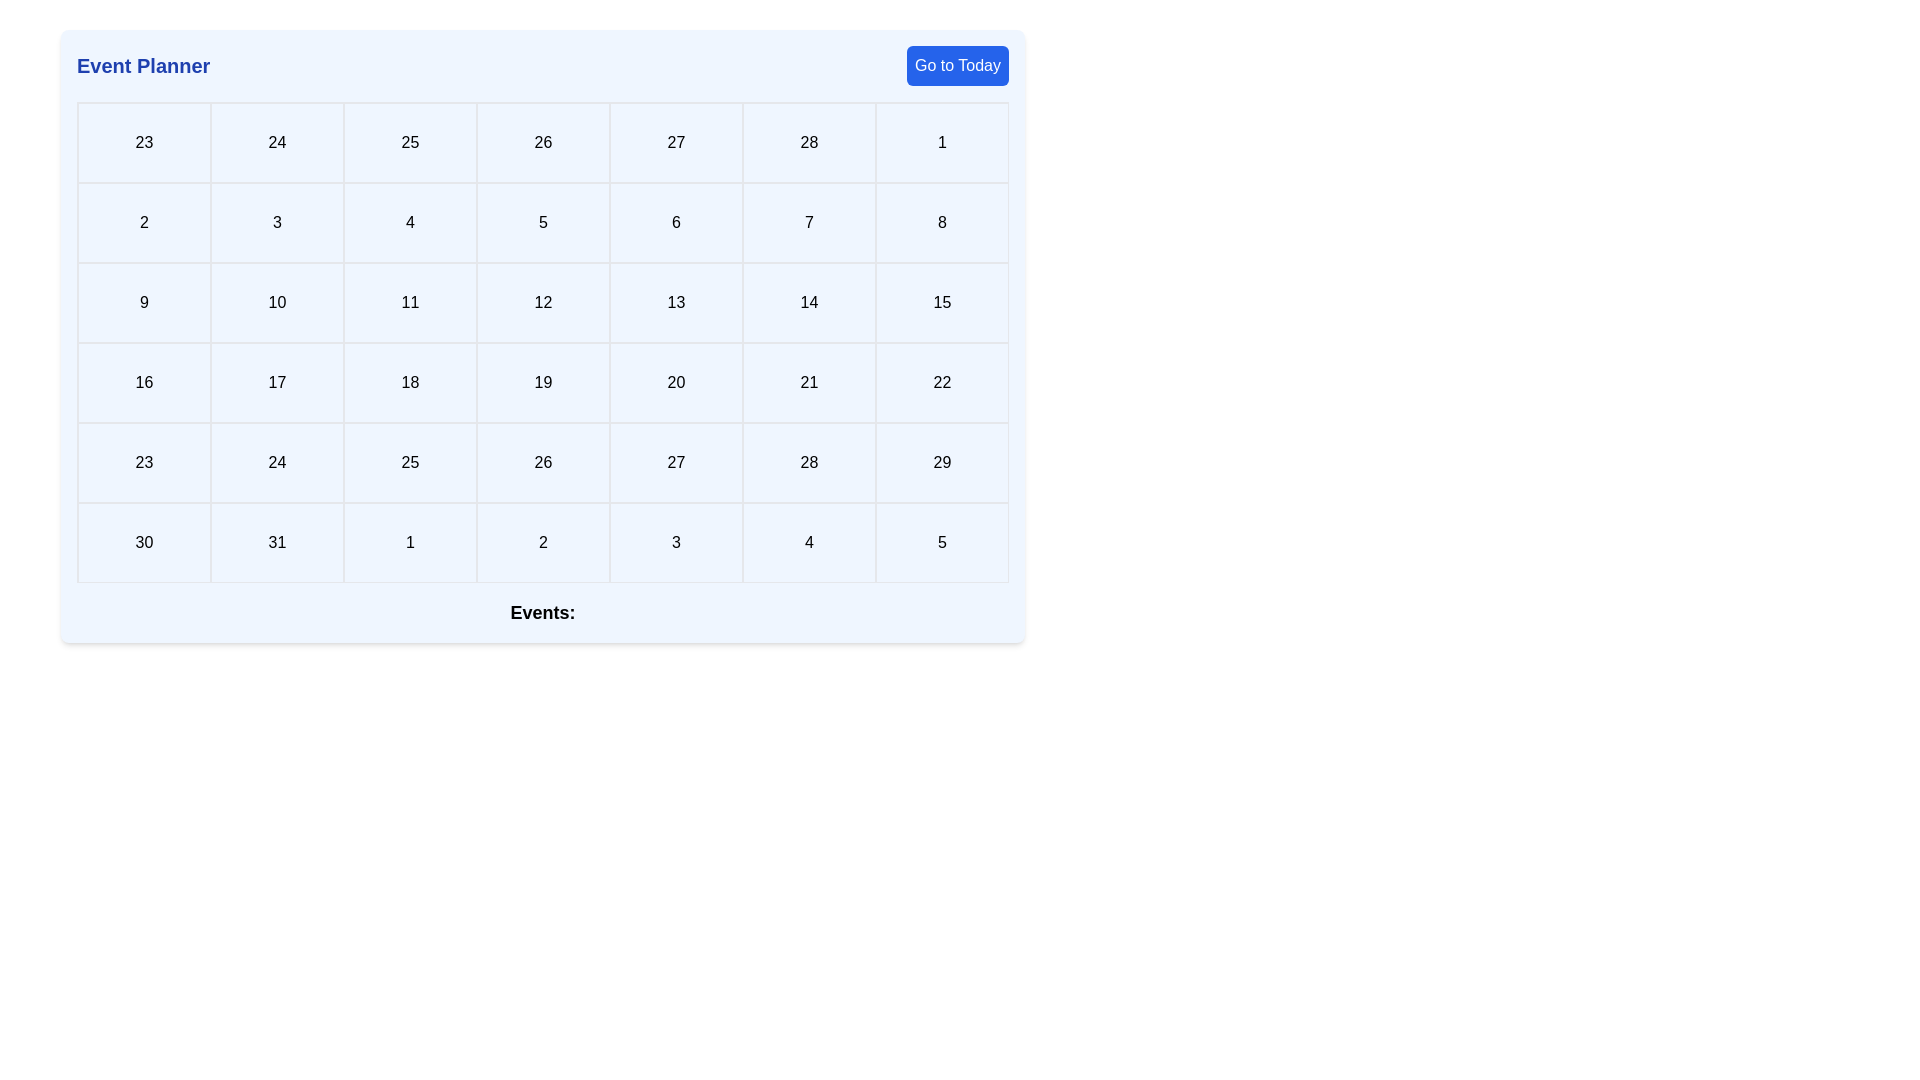 This screenshot has height=1080, width=1920. What do you see at coordinates (409, 462) in the screenshot?
I see `the calendar grid cell representing the date '25'` at bounding box center [409, 462].